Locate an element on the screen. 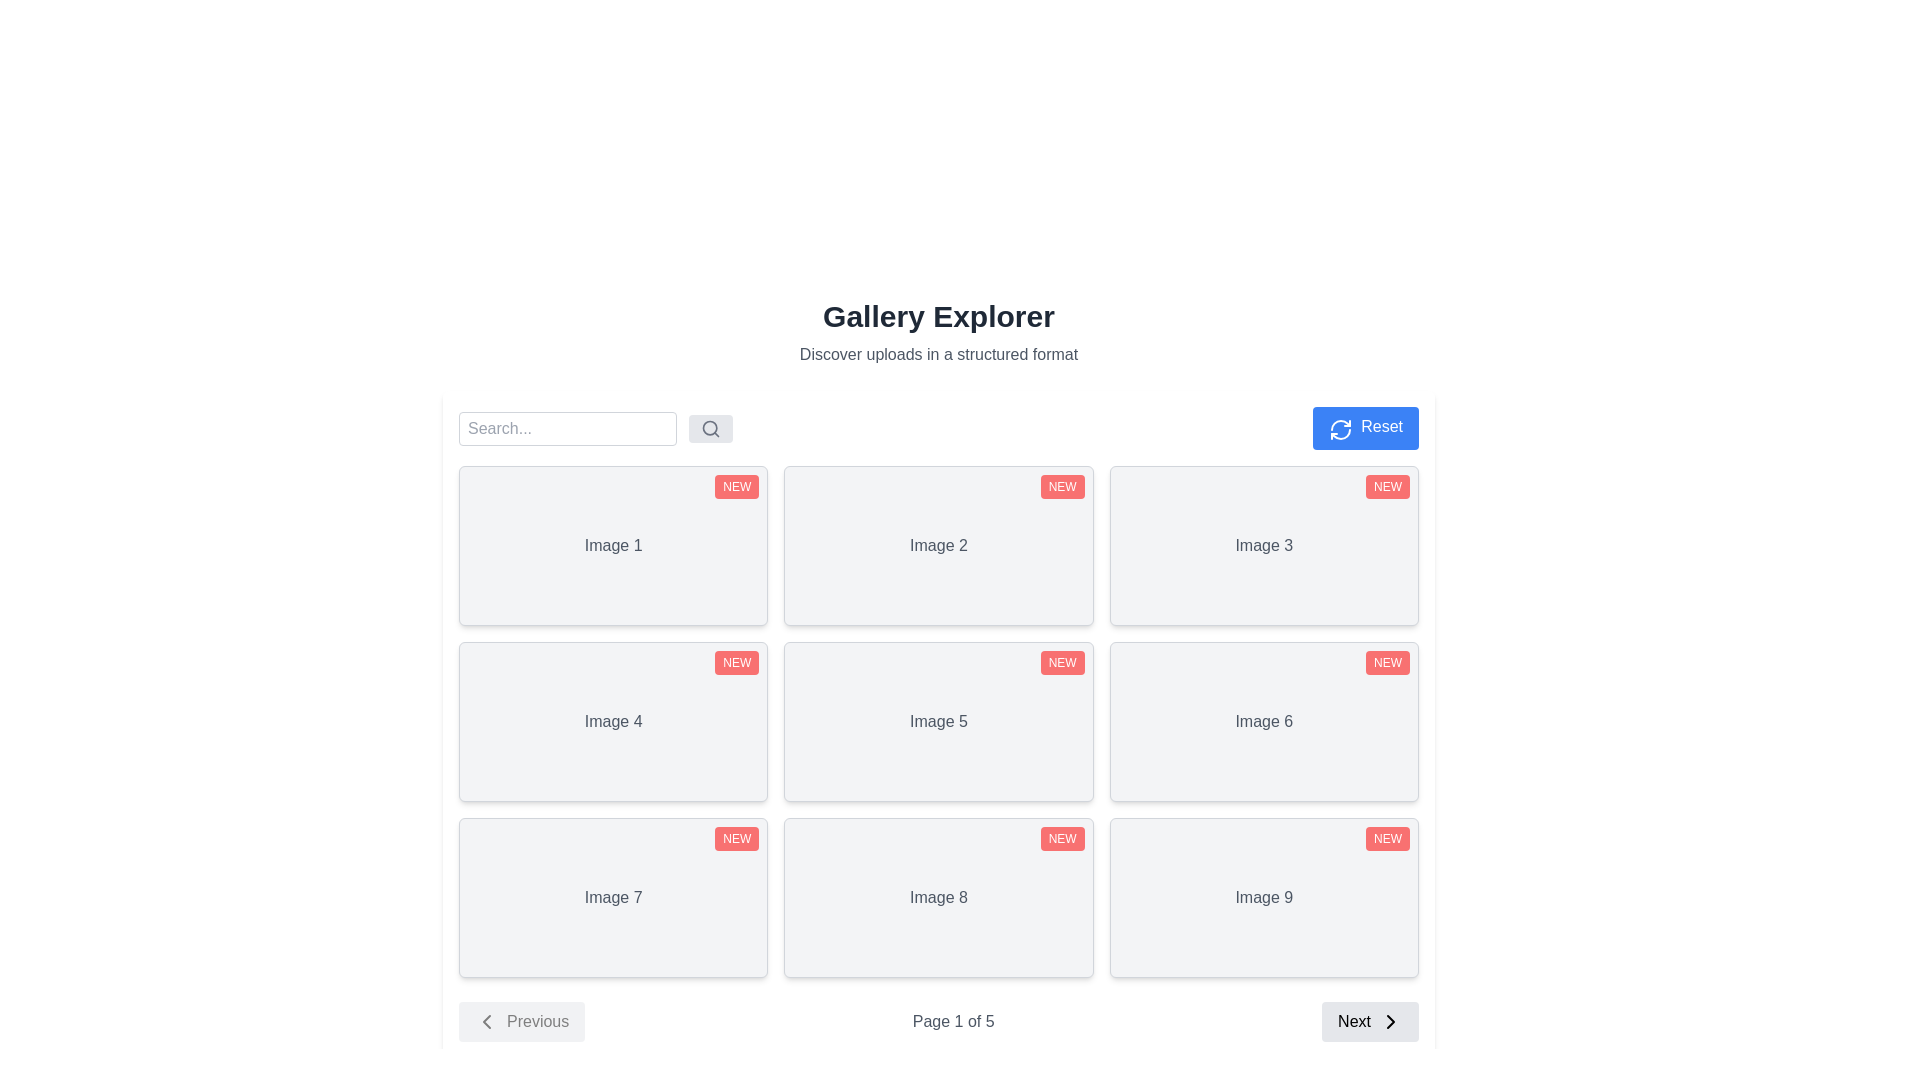 This screenshot has height=1080, width=1920. the first card in the grid layout, which represents an item with a 'NEW' badge, indicating it is a recent addition is located at coordinates (612, 546).